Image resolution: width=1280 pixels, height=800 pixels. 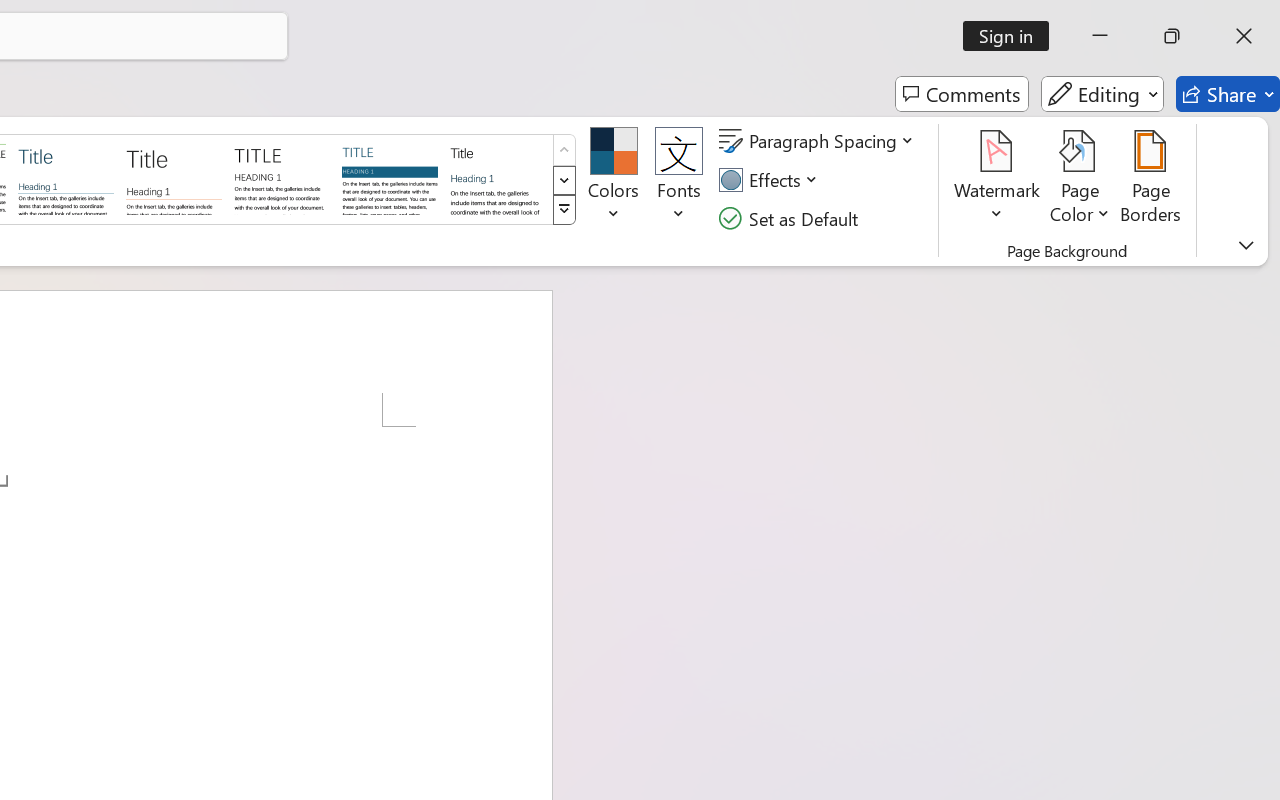 I want to click on 'Minimalist', so click(x=280, y=177).